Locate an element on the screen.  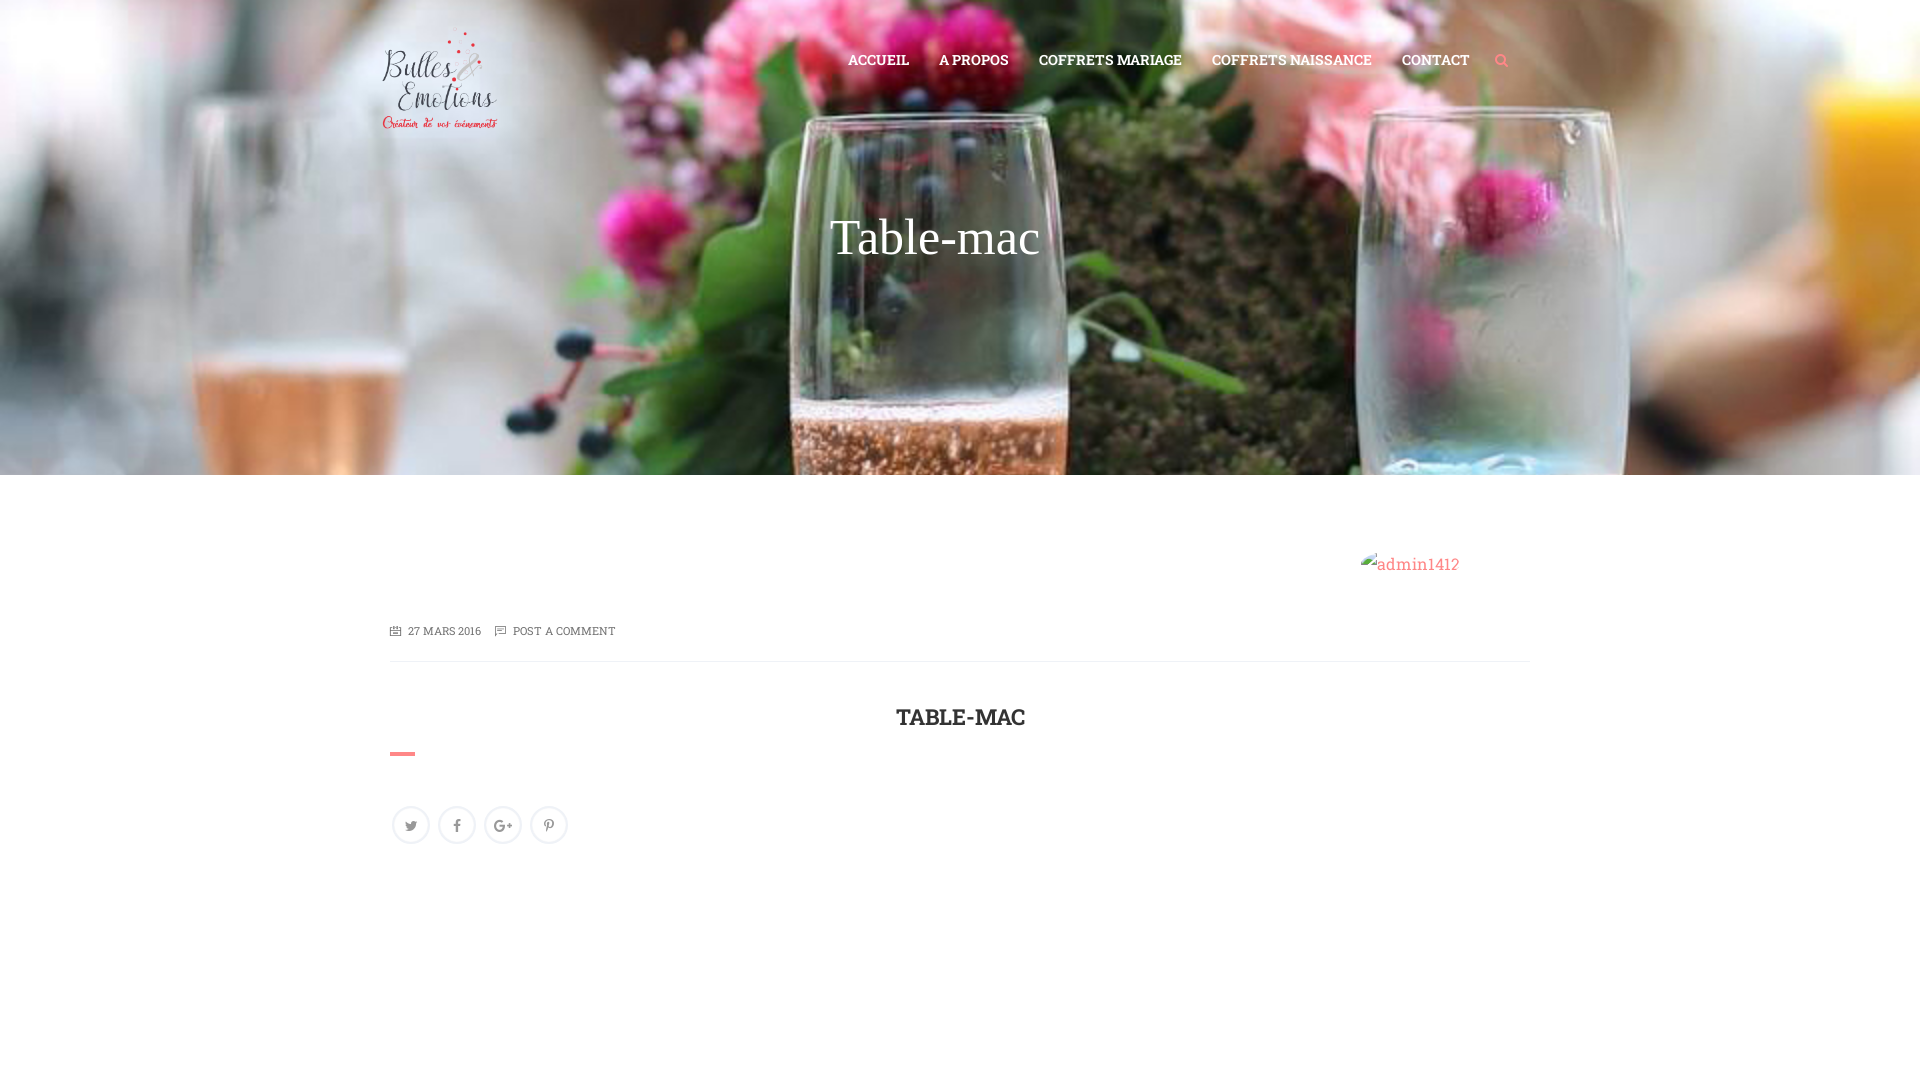
'A PROPOS' is located at coordinates (974, 59).